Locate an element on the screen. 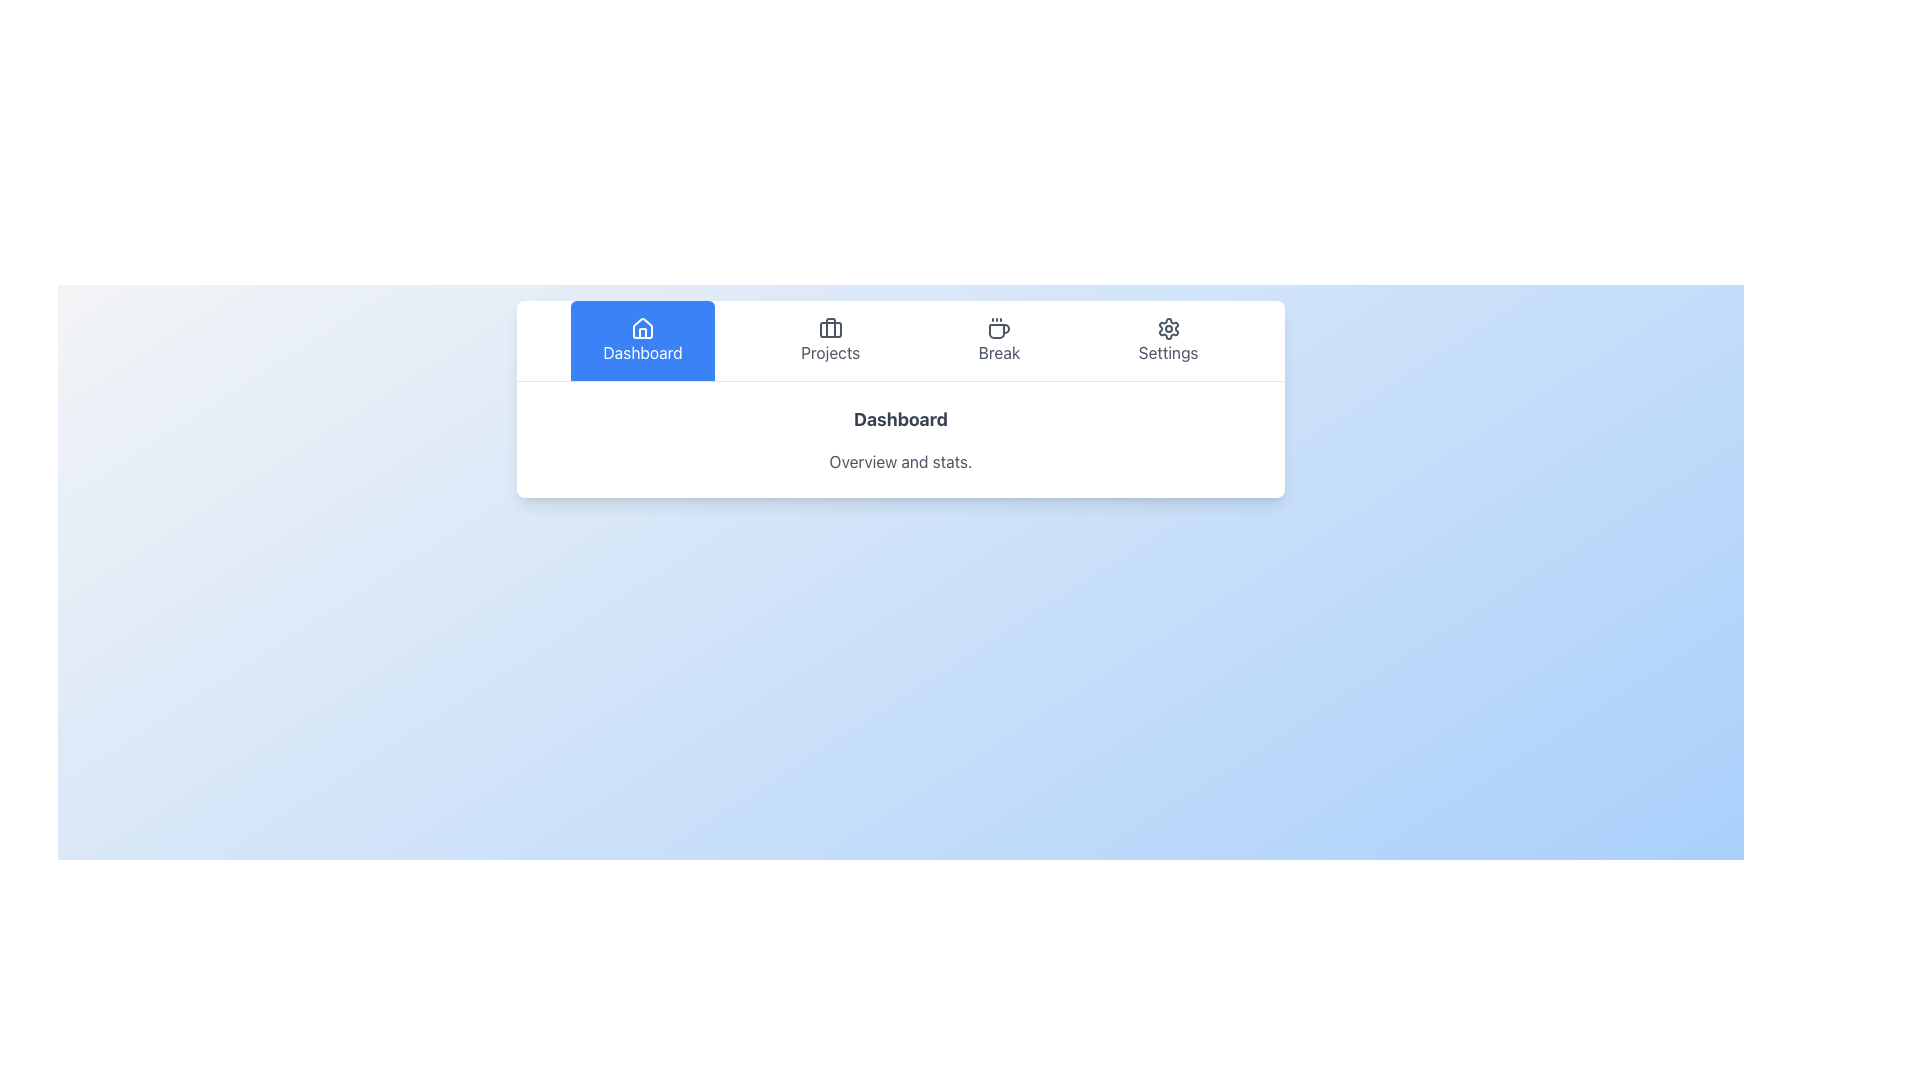 The image size is (1920, 1080). the 'Dashboard' navigation button, which is the first button from the left in the horizontal navigation bar with a blue background is located at coordinates (643, 339).